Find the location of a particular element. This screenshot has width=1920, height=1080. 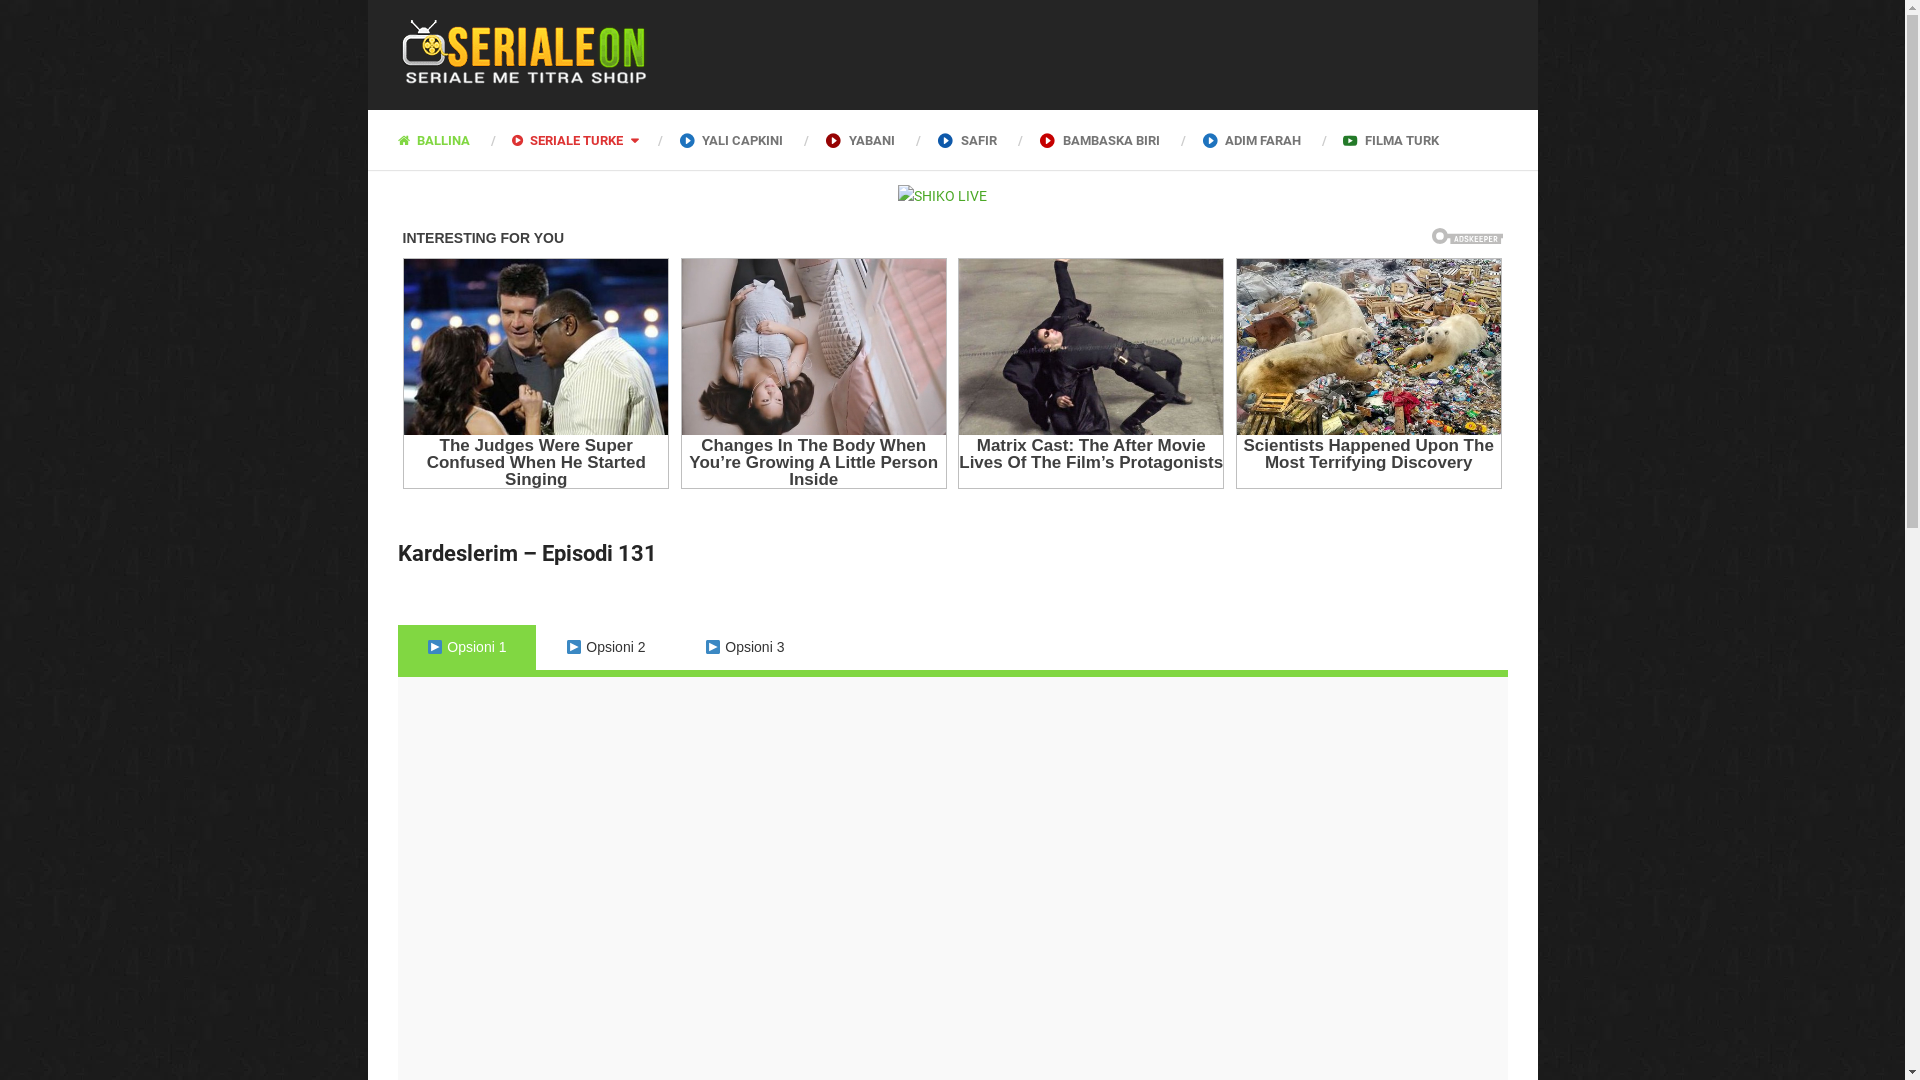

'ADIM FARAH' is located at coordinates (1180, 138).